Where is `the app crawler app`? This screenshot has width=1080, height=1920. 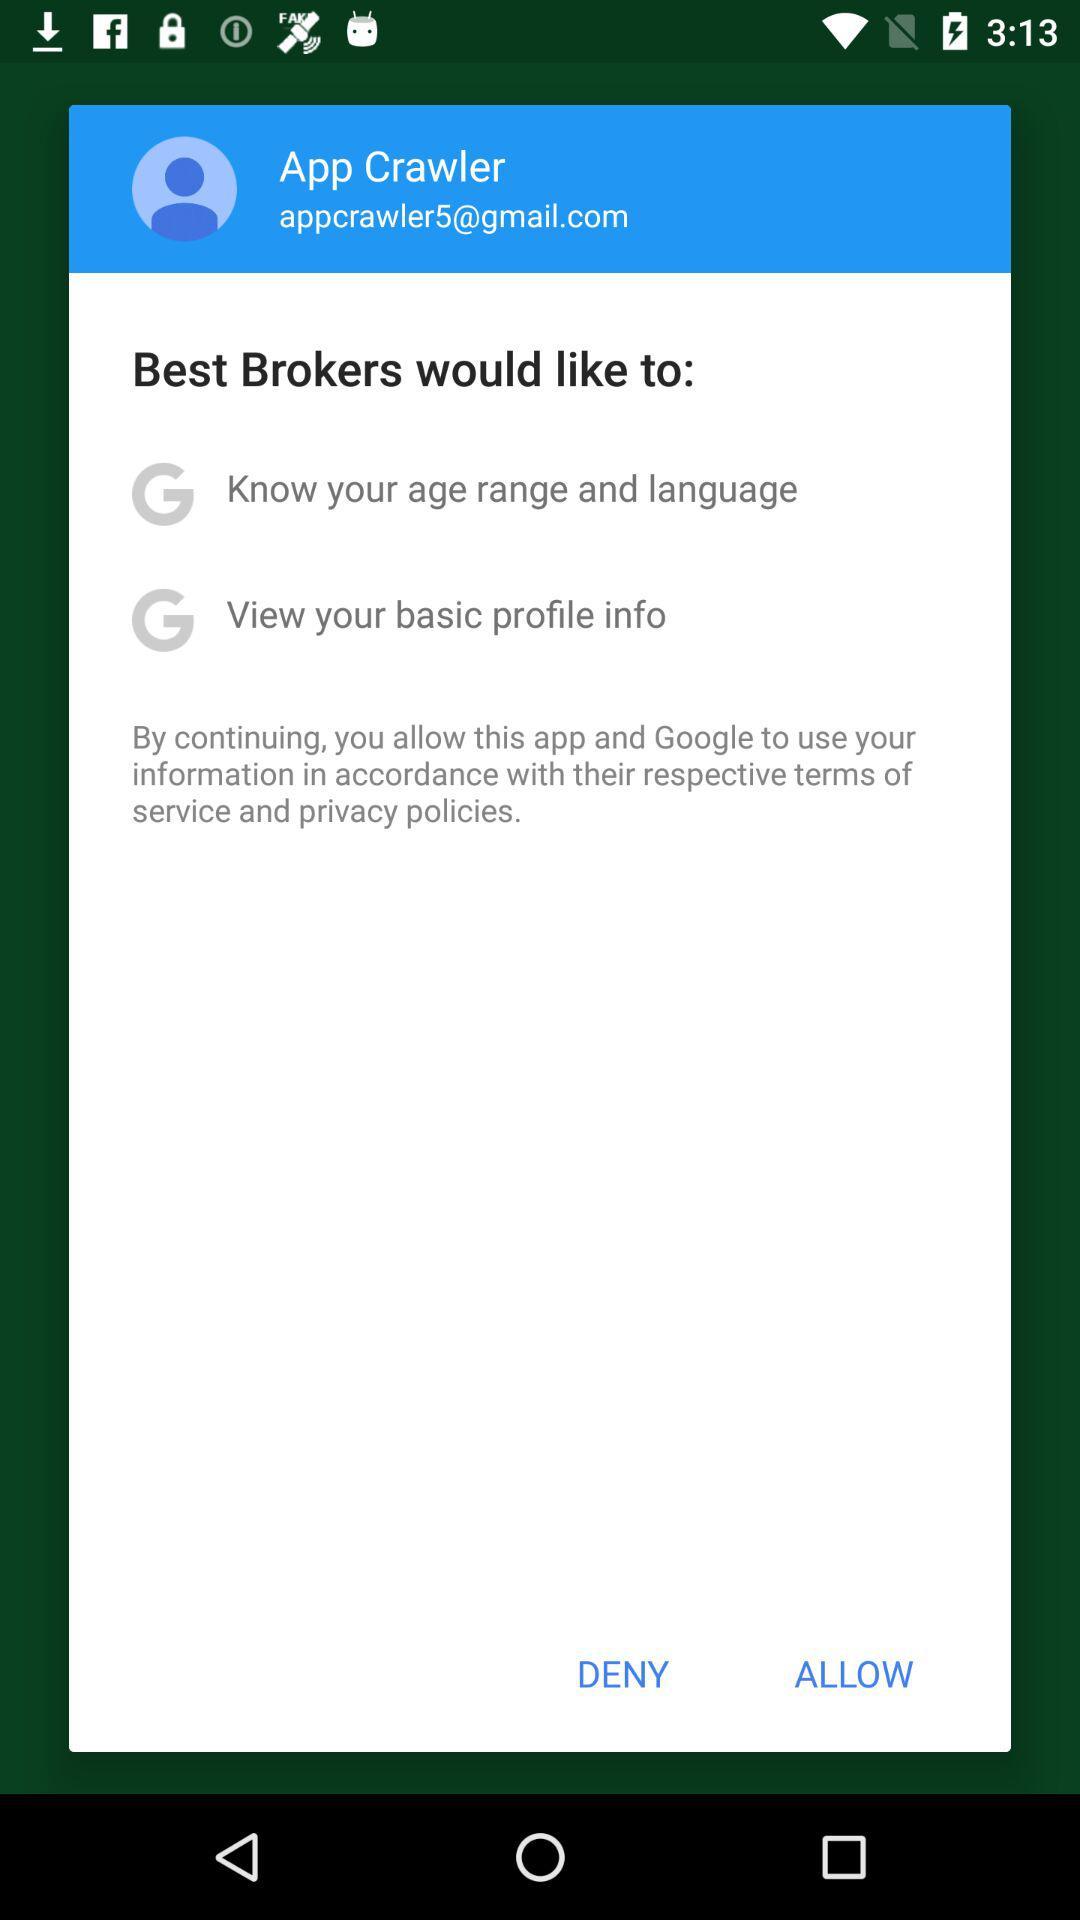
the app crawler app is located at coordinates (392, 164).